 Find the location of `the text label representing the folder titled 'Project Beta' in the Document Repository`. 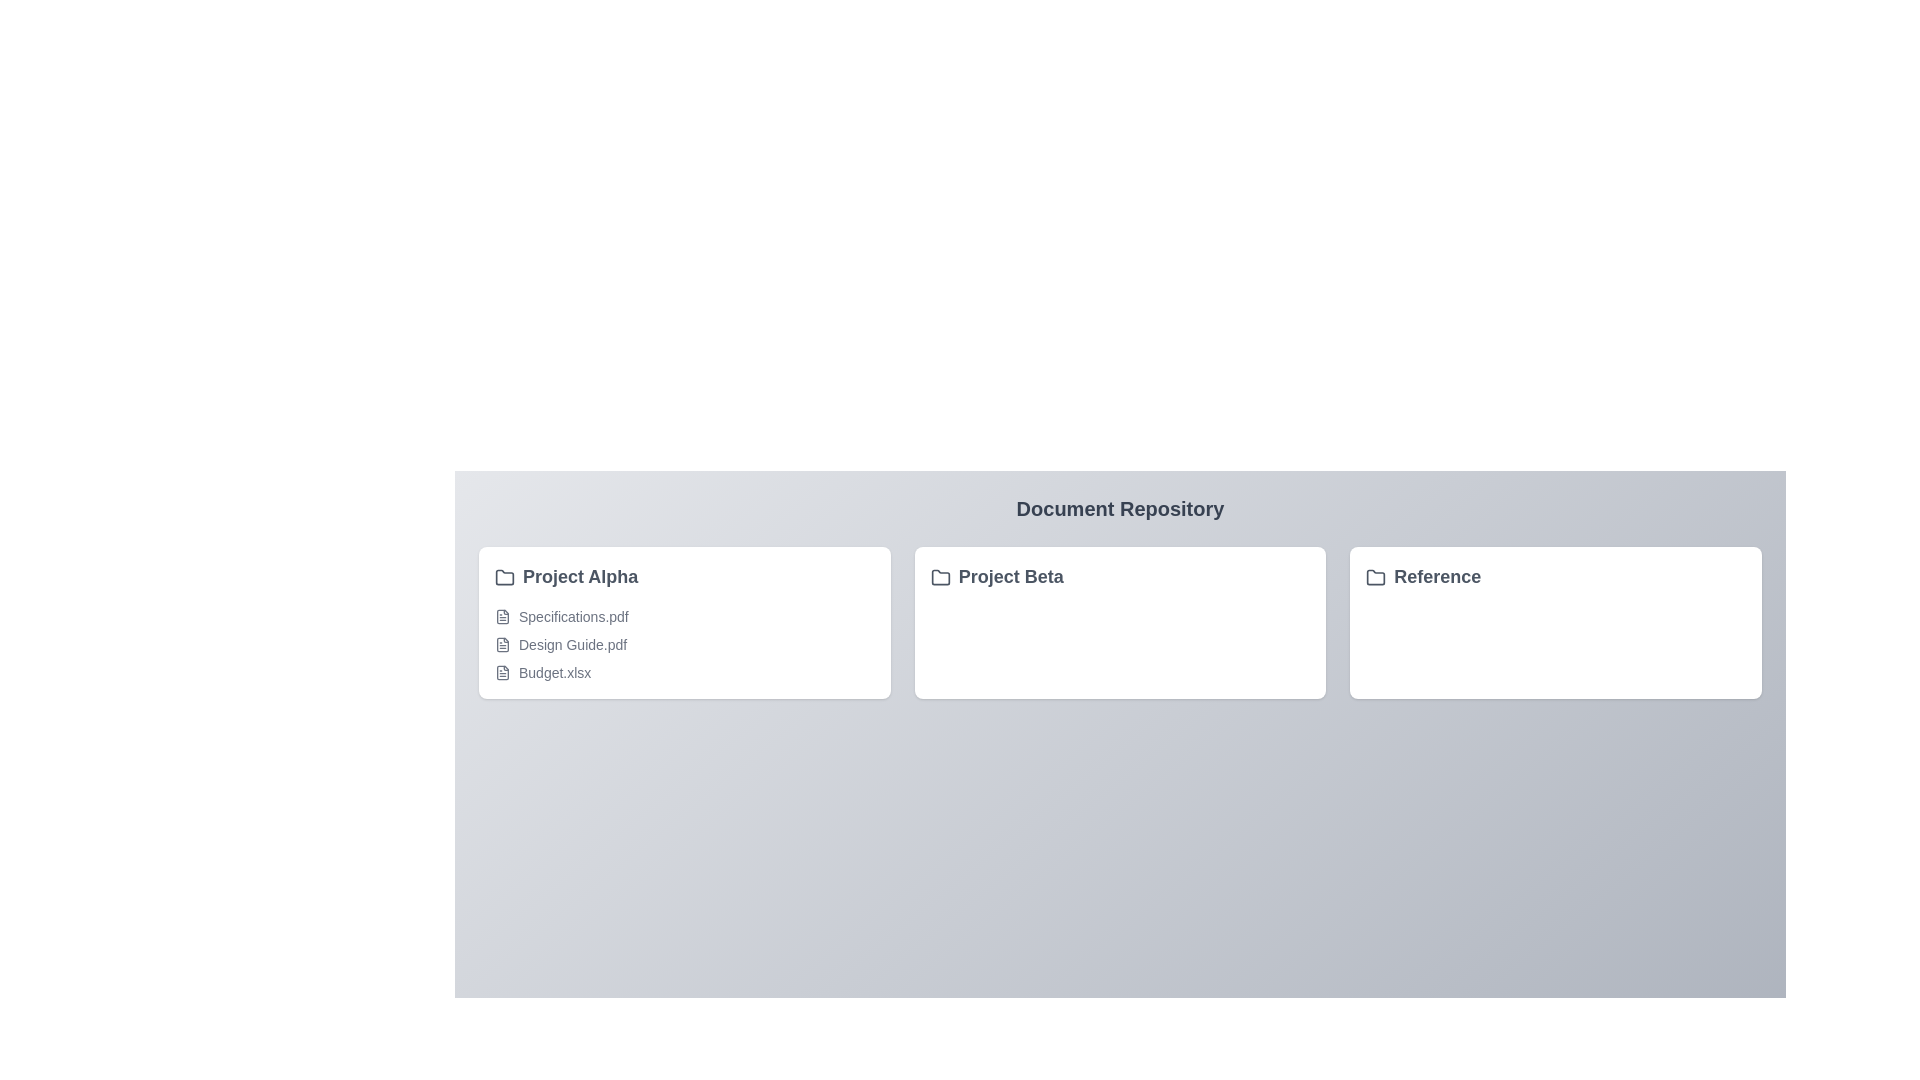

the text label representing the folder titled 'Project Beta' in the Document Repository is located at coordinates (997, 577).